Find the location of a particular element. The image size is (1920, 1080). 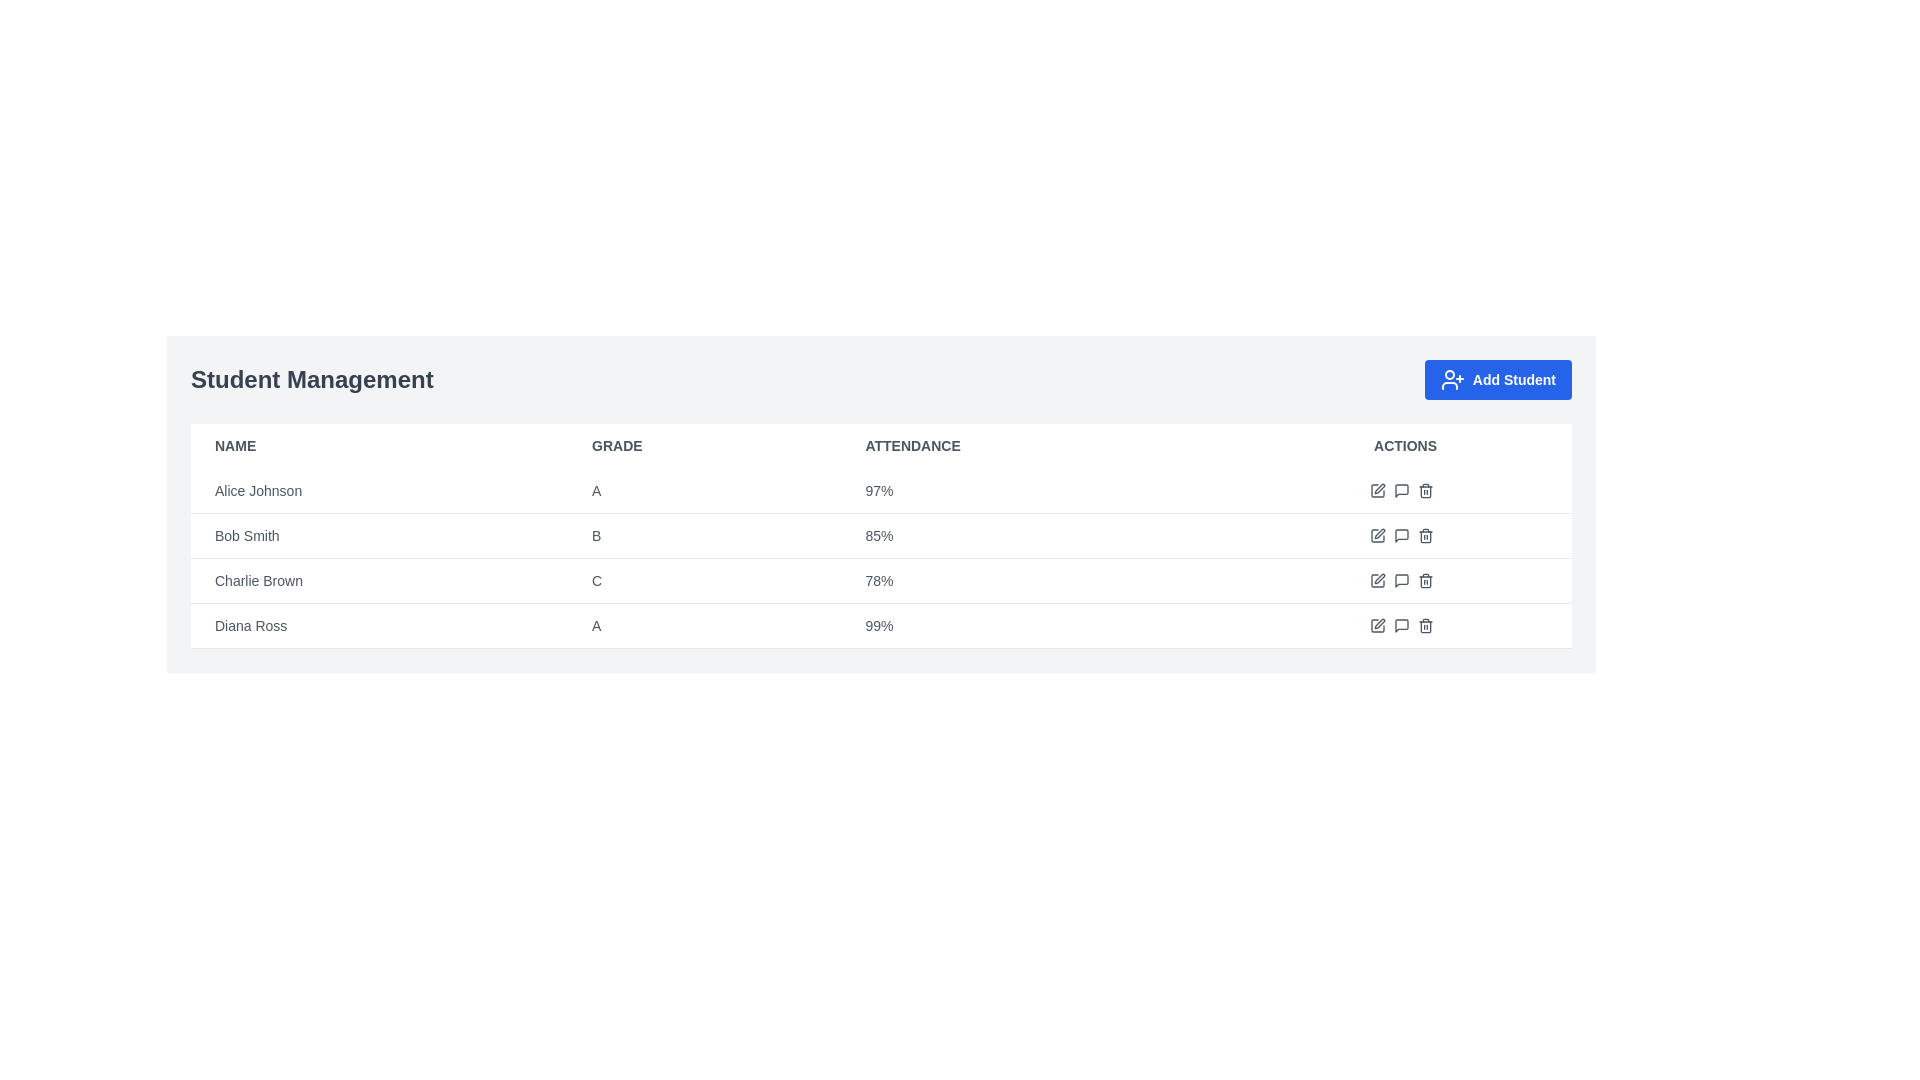

the Trash Can icon in the Actions column of the table row for 'Charlie Brown' is located at coordinates (1424, 581).